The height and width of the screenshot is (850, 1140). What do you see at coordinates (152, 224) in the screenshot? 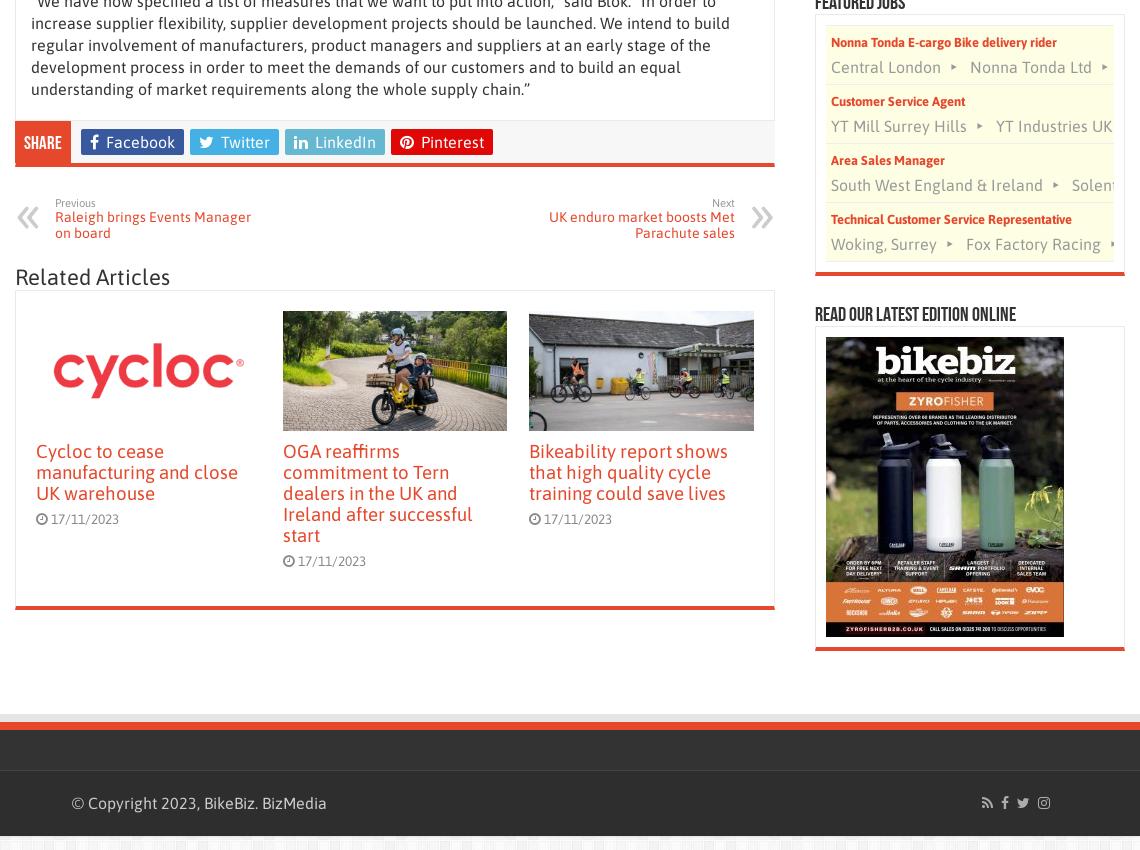
I see `'Raleigh brings Events Manager on board'` at bounding box center [152, 224].